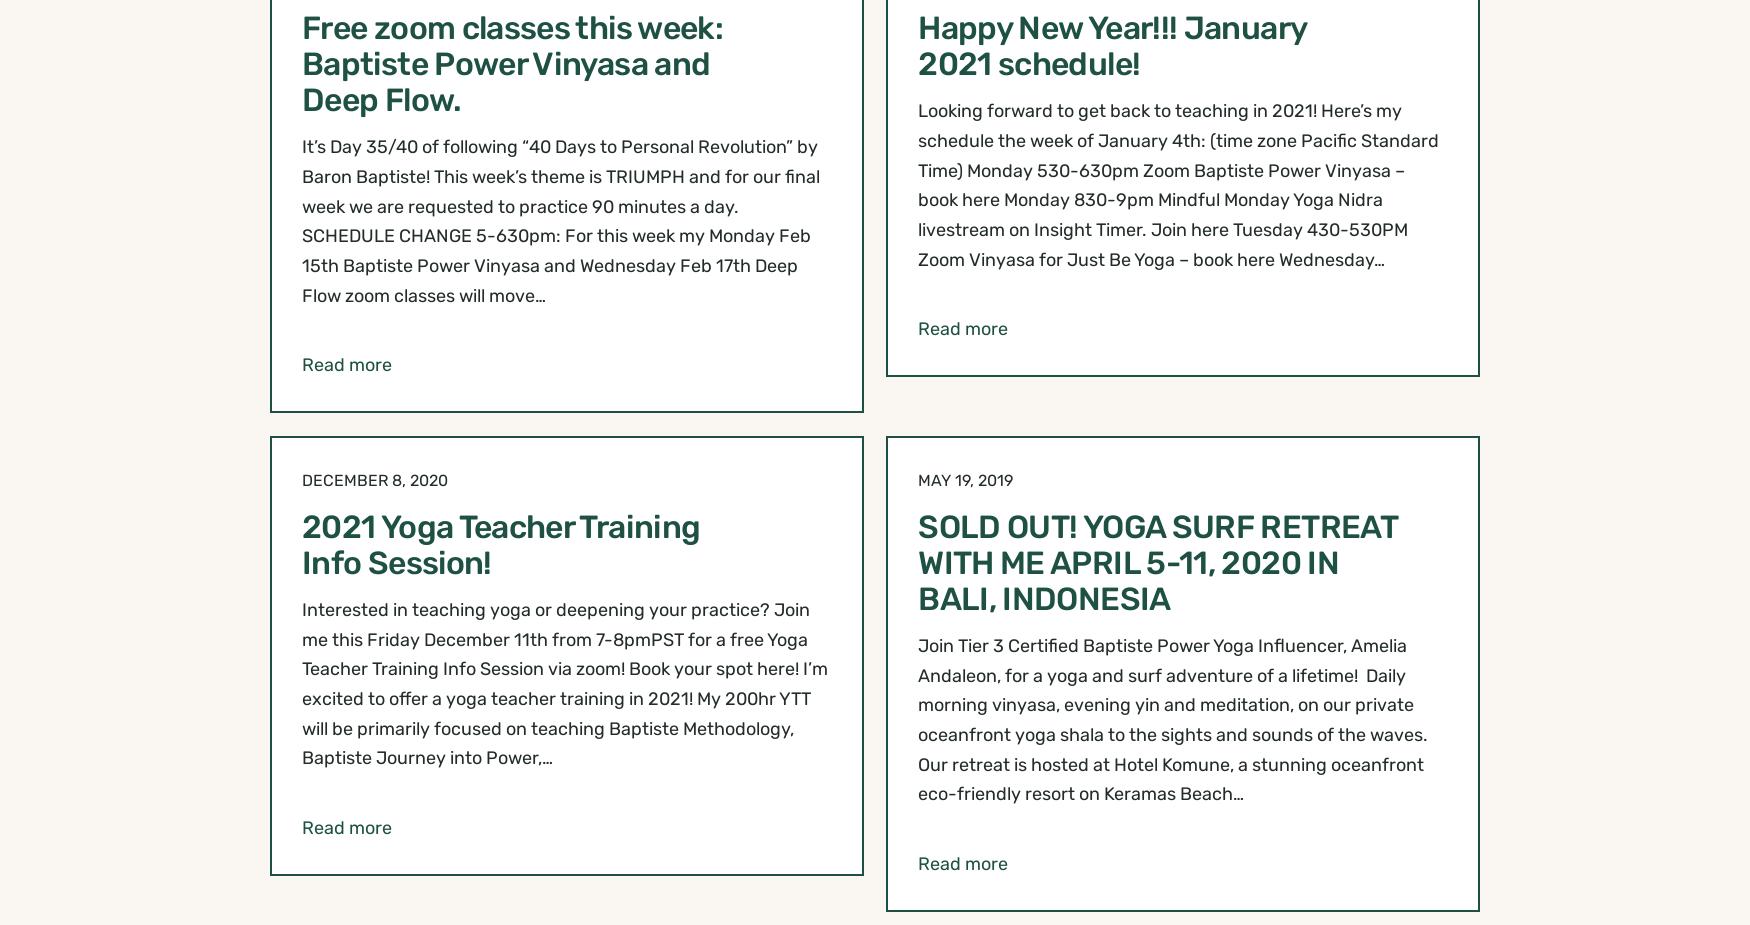 This screenshot has width=1750, height=925. I want to click on 'SOLD OUT!  YOGA SURF RETREAT WITH ME APRIL 5-11, 2020 IN BALI, INDONESIA', so click(917, 562).